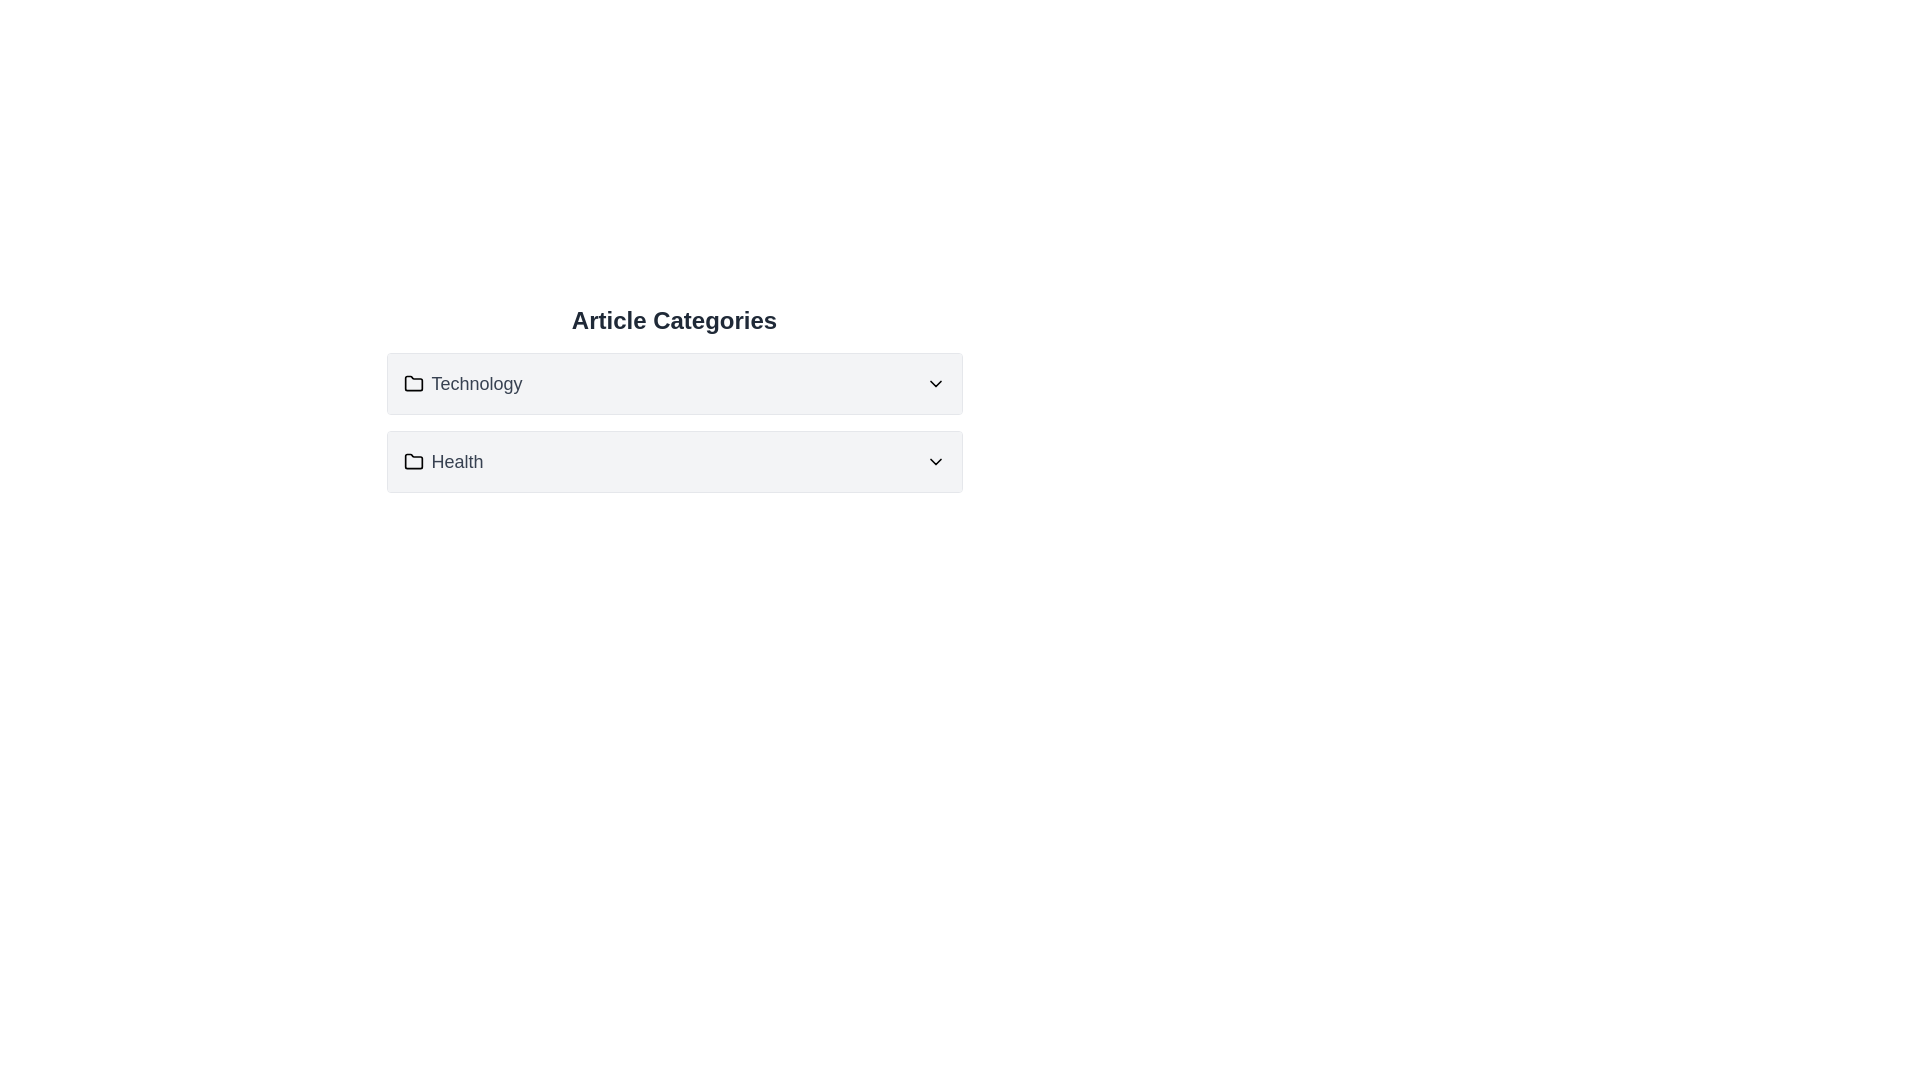 The height and width of the screenshot is (1080, 1920). I want to click on the 'Technology' category list item in the 'Article Categories' section, so click(462, 384).